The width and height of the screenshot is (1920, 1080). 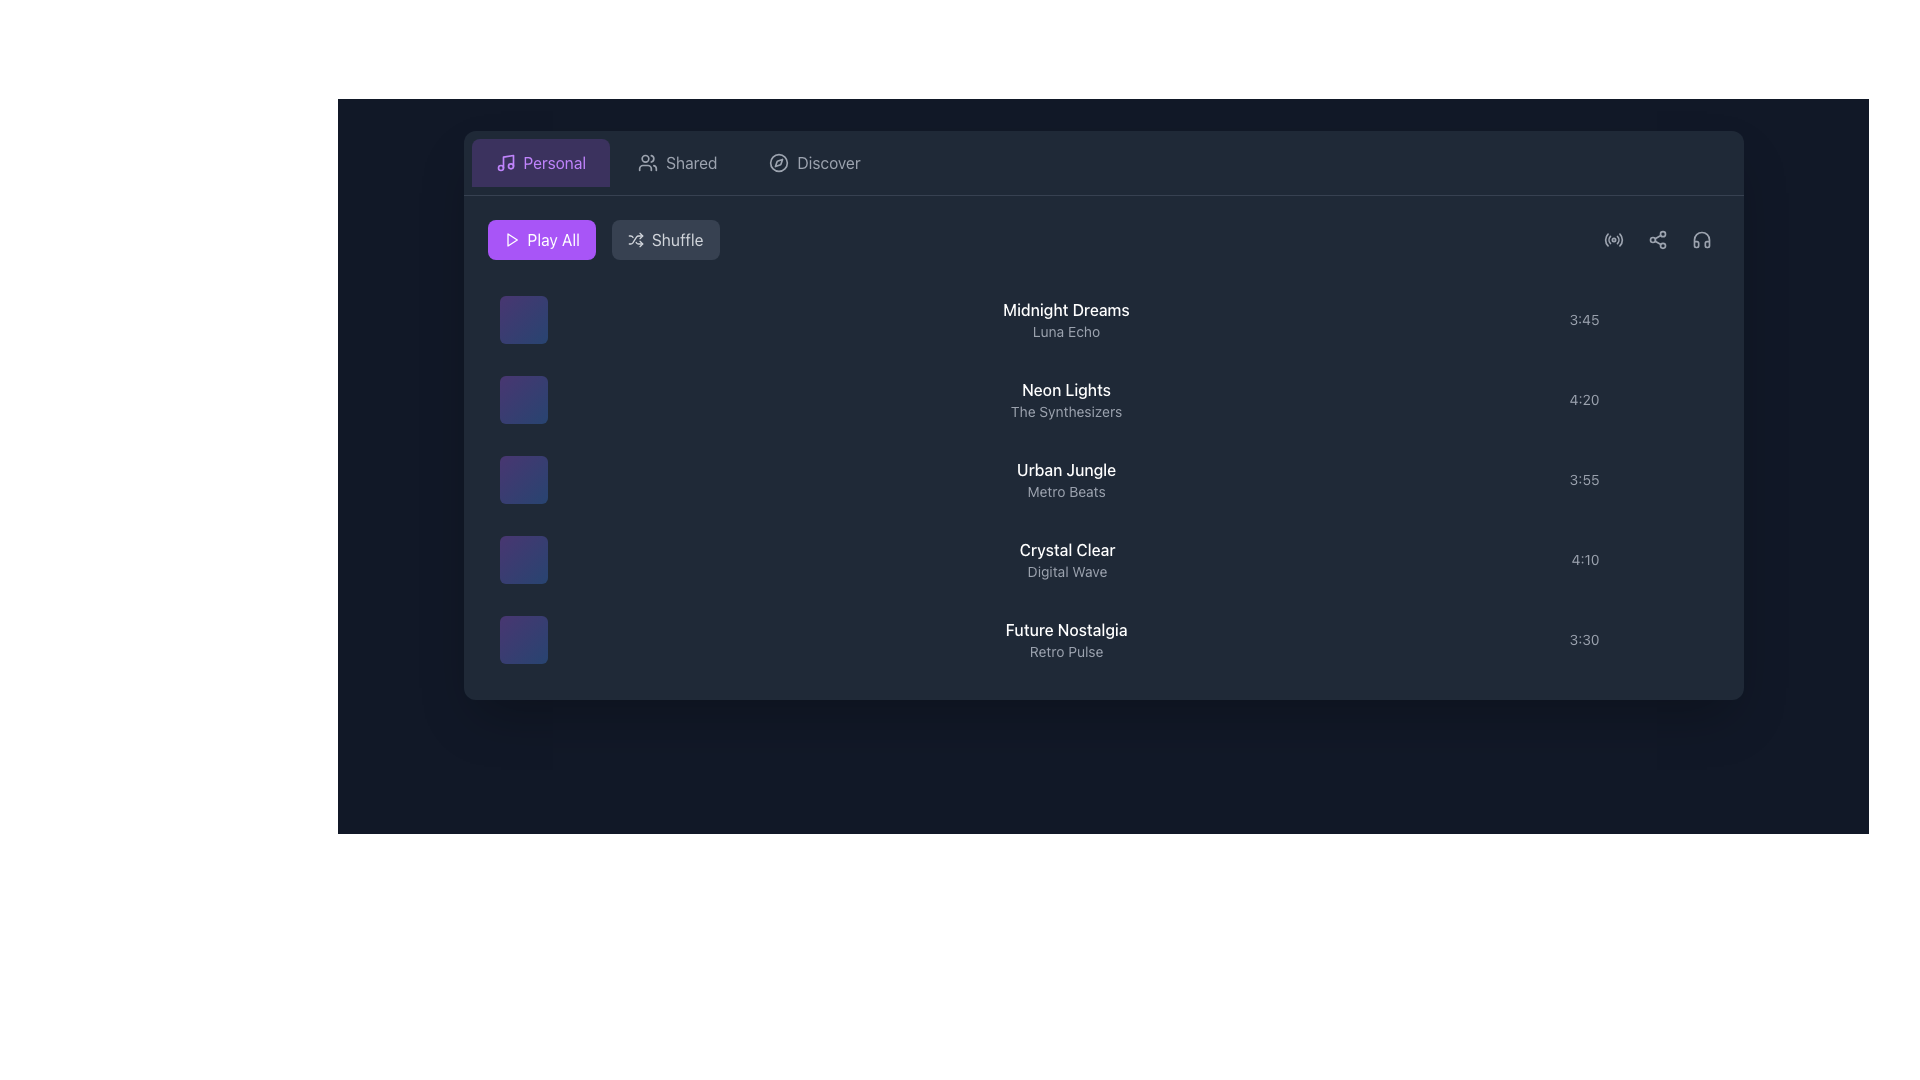 I want to click on the 'Shared' text label in the navigation bar, which is styled in gray and positioned between the user icon and the 'Discover' label, so click(x=691, y=161).